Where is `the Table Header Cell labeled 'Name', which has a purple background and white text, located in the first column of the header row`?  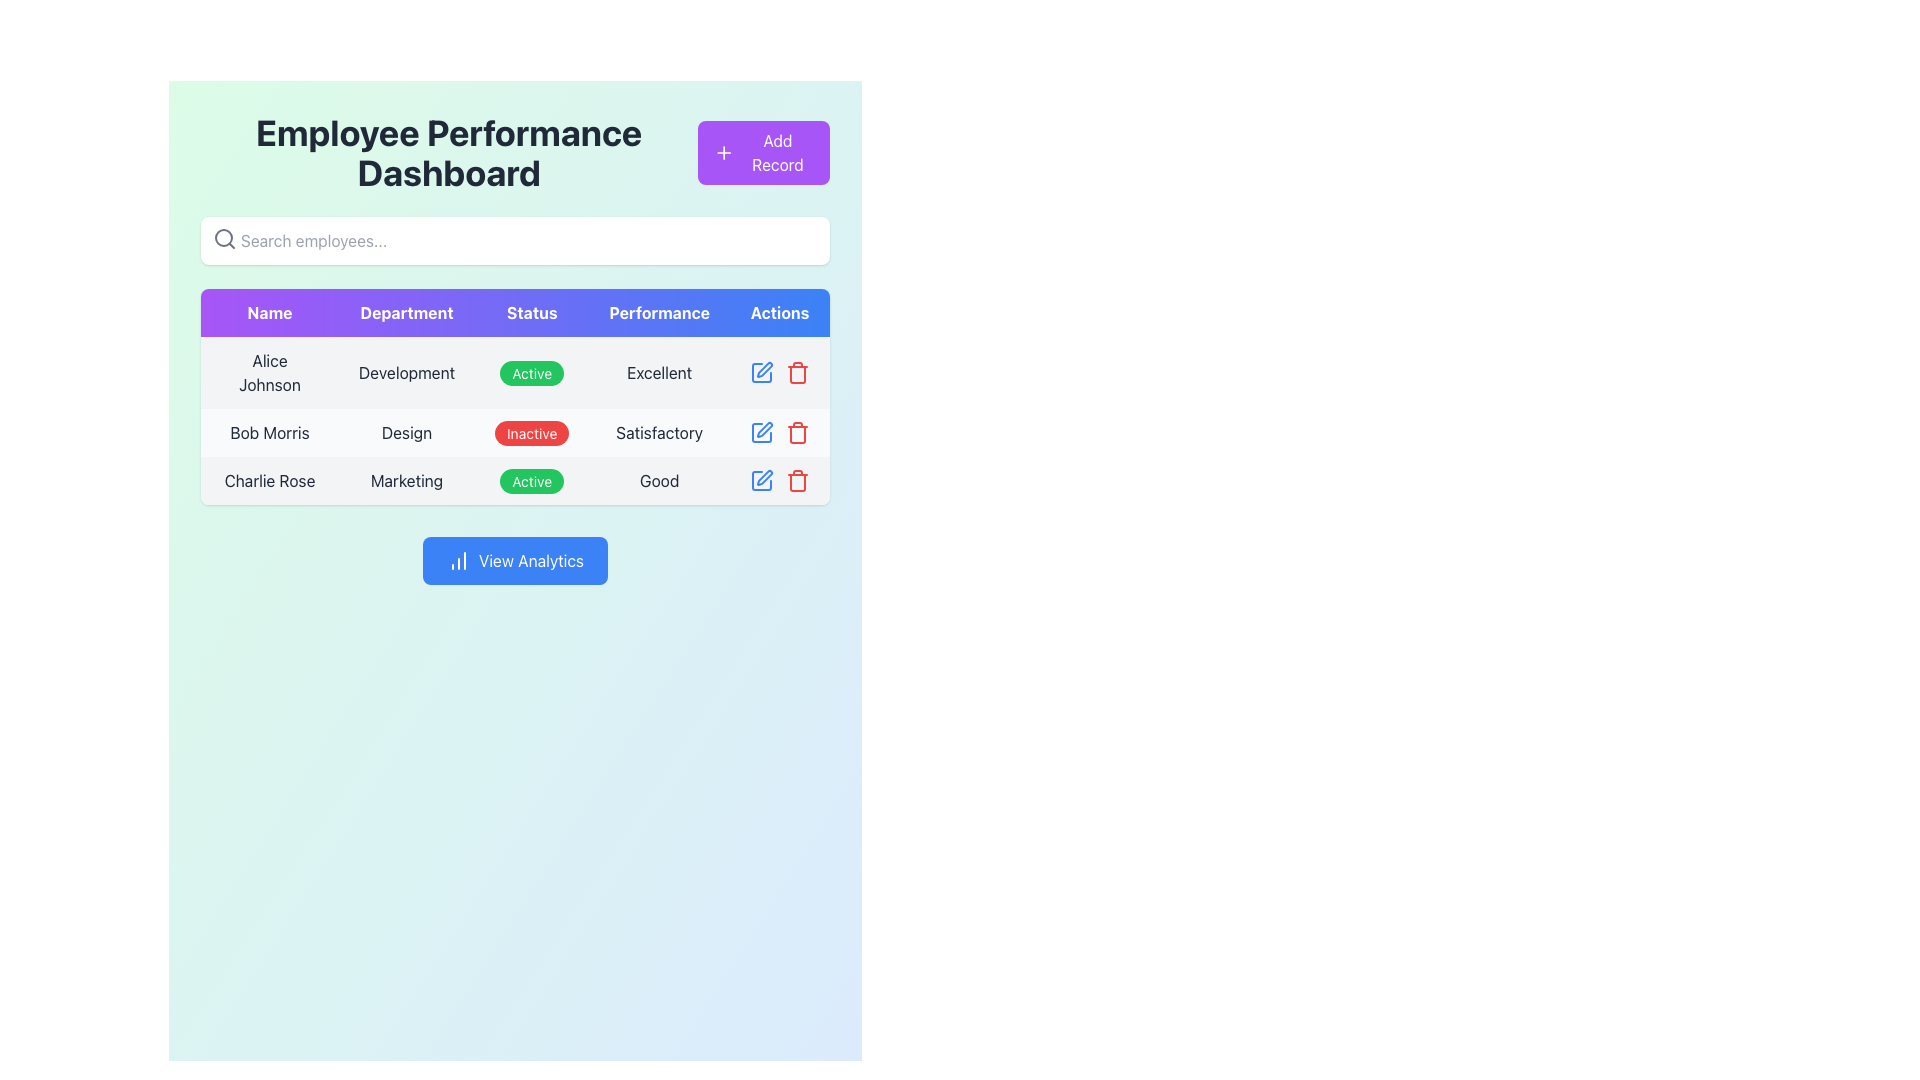 the Table Header Cell labeled 'Name', which has a purple background and white text, located in the first column of the header row is located at coordinates (268, 312).